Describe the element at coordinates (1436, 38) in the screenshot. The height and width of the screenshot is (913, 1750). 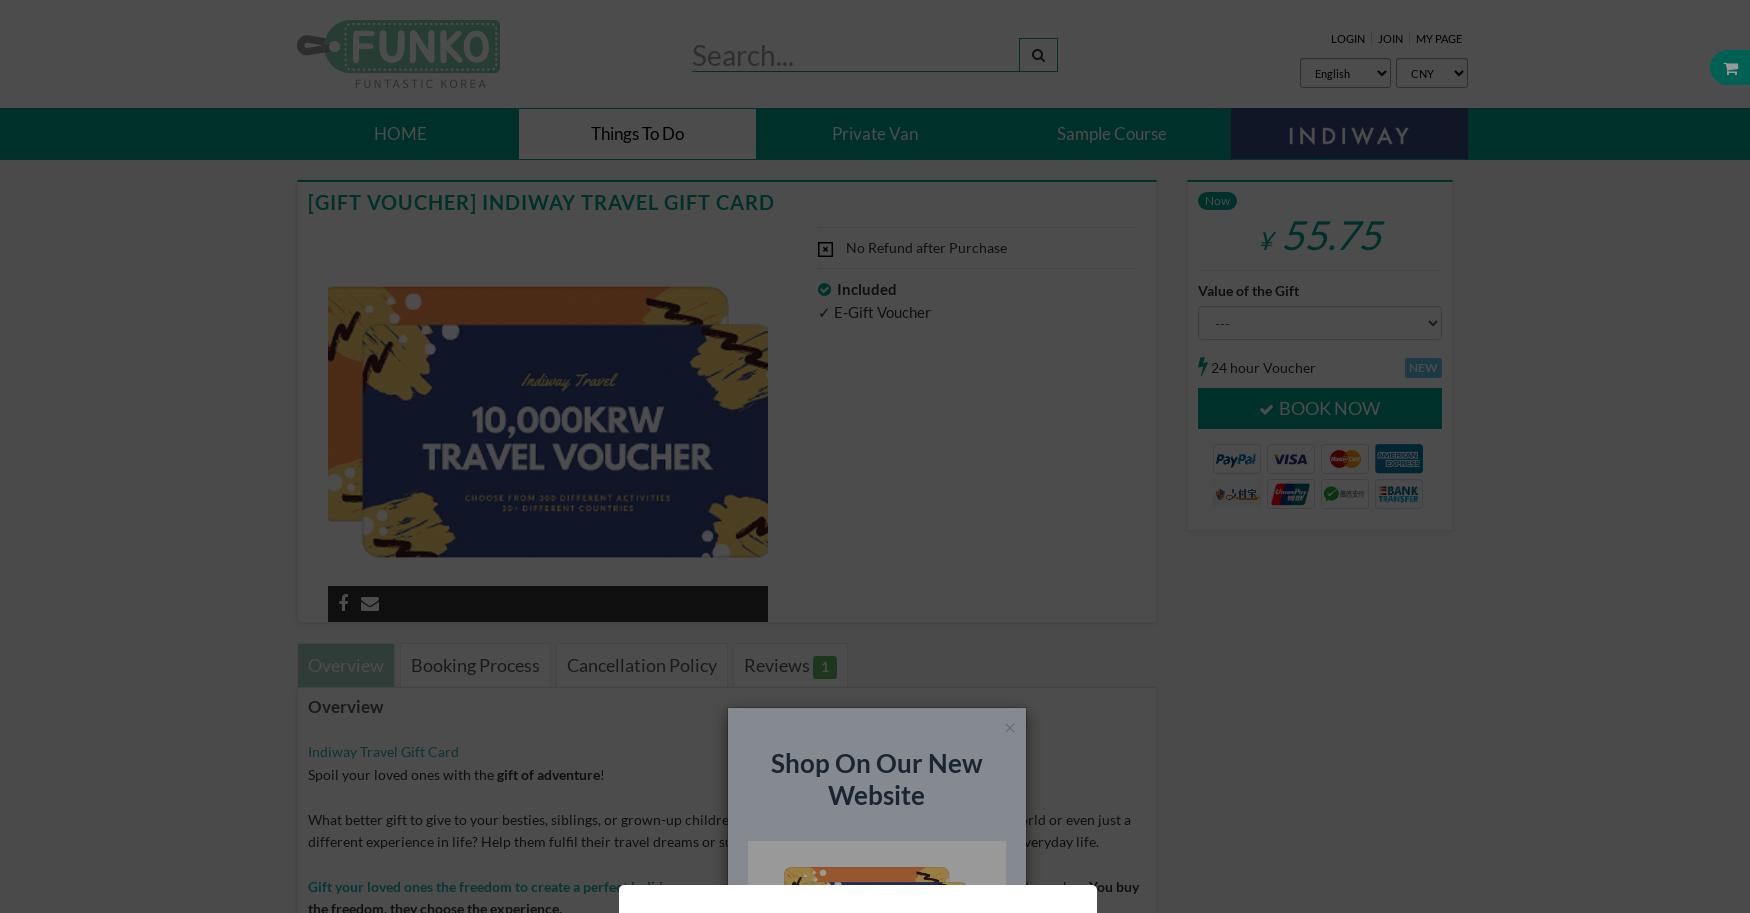
I see `'MY PAGE'` at that location.